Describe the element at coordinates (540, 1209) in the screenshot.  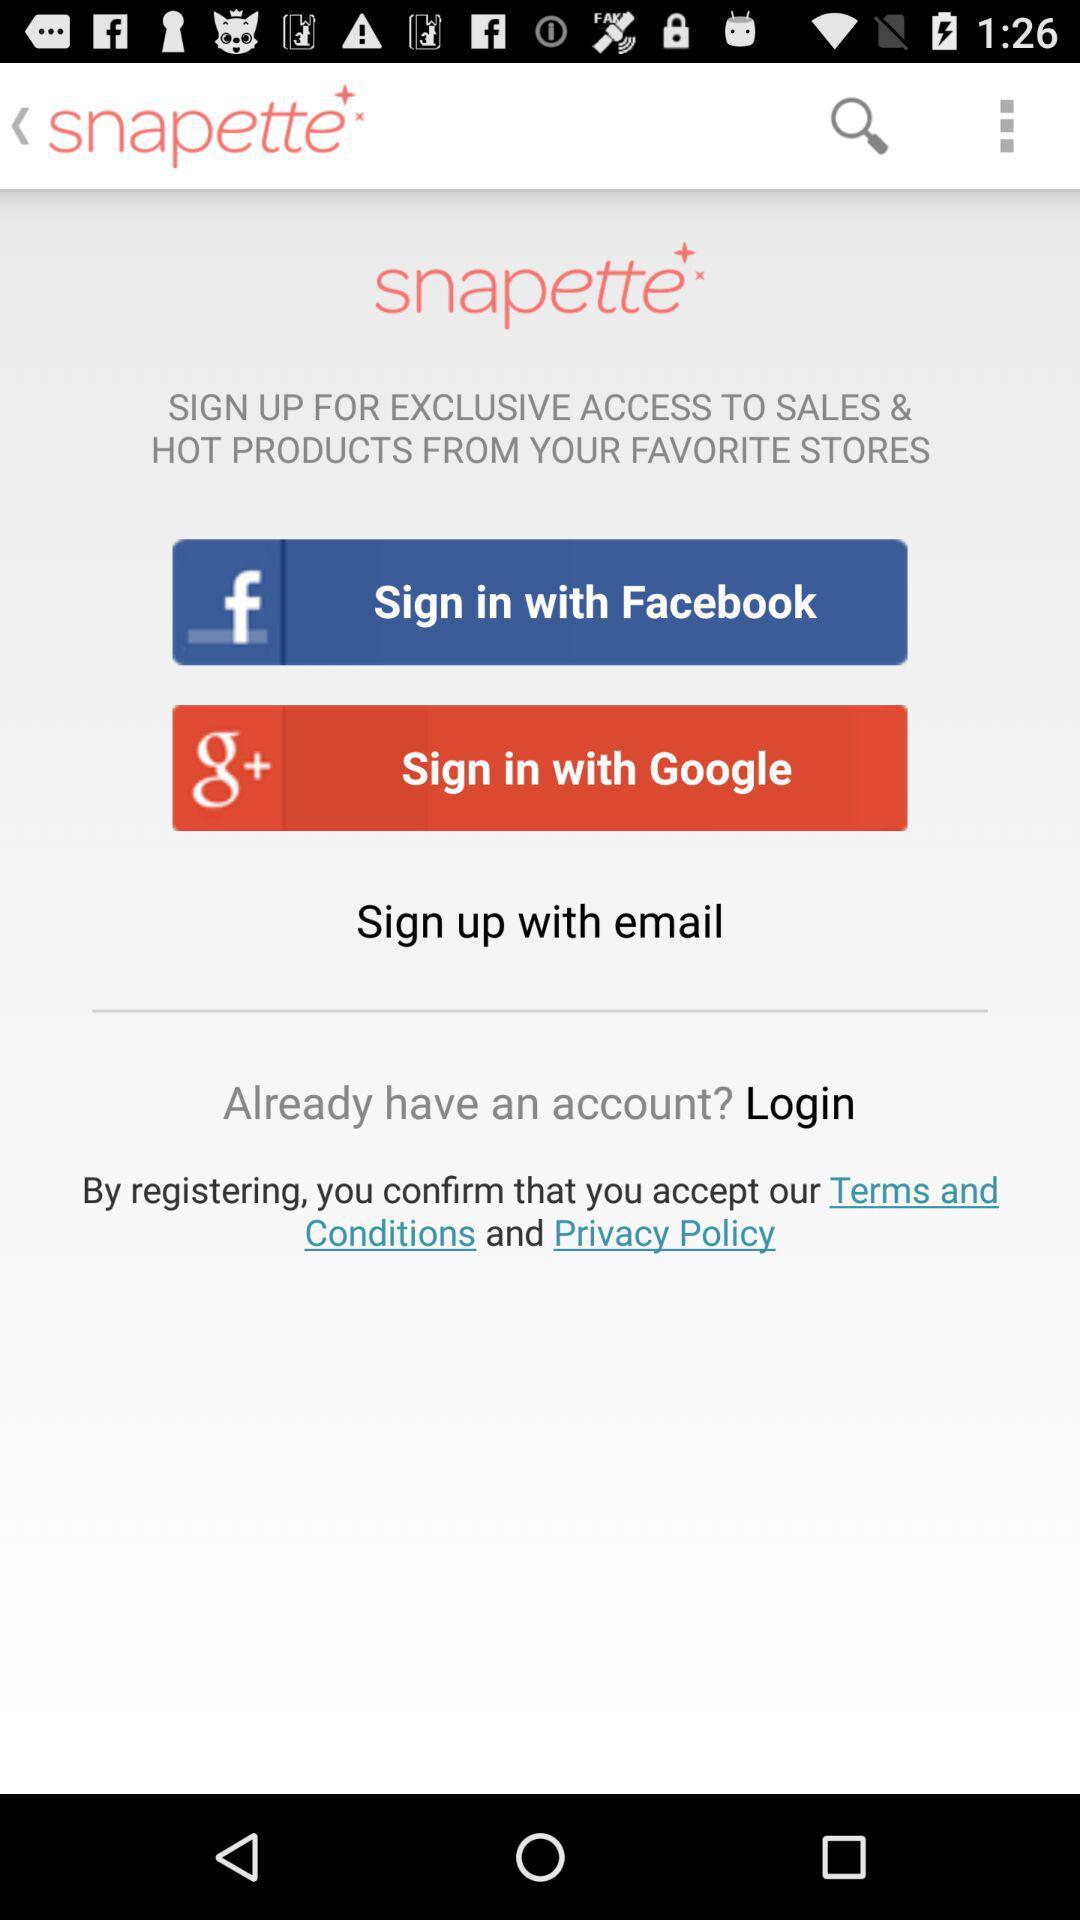
I see `icon below already have an button` at that location.